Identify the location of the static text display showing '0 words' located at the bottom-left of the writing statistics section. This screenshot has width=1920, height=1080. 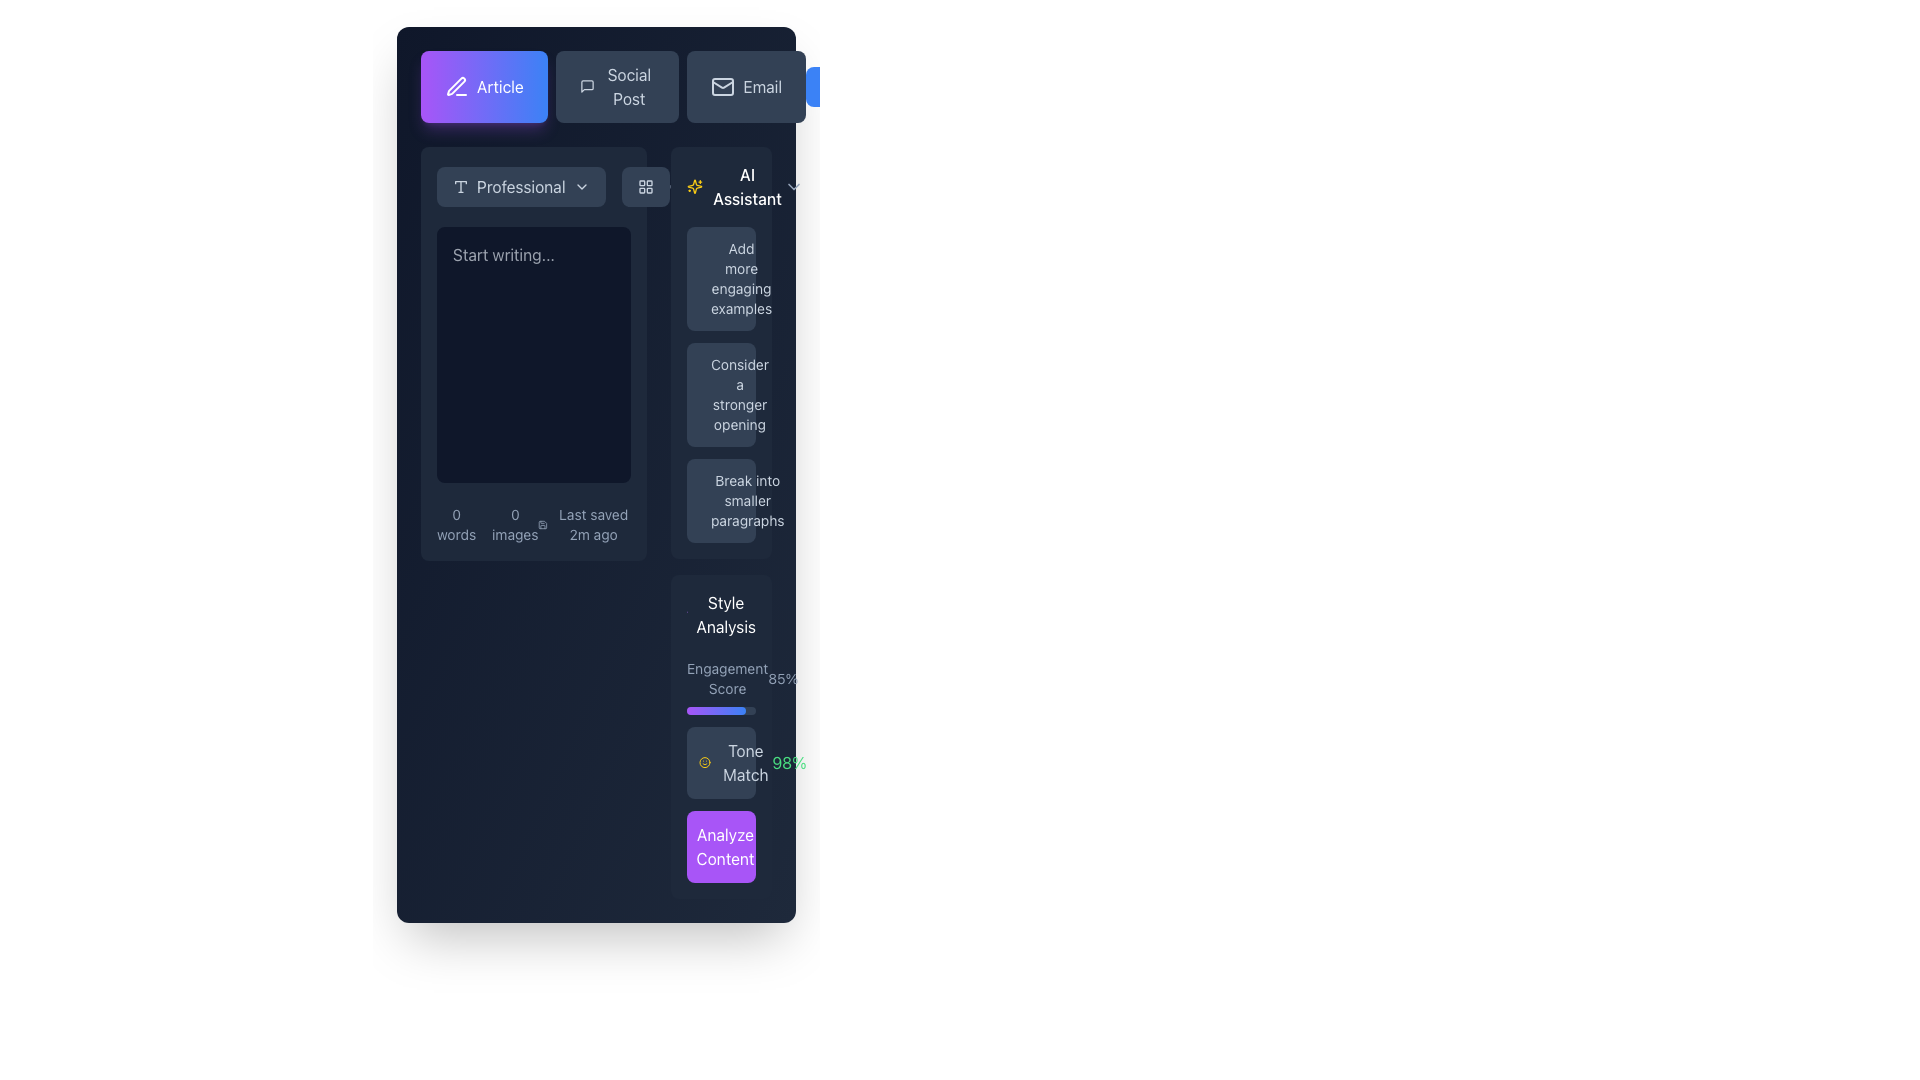
(455, 523).